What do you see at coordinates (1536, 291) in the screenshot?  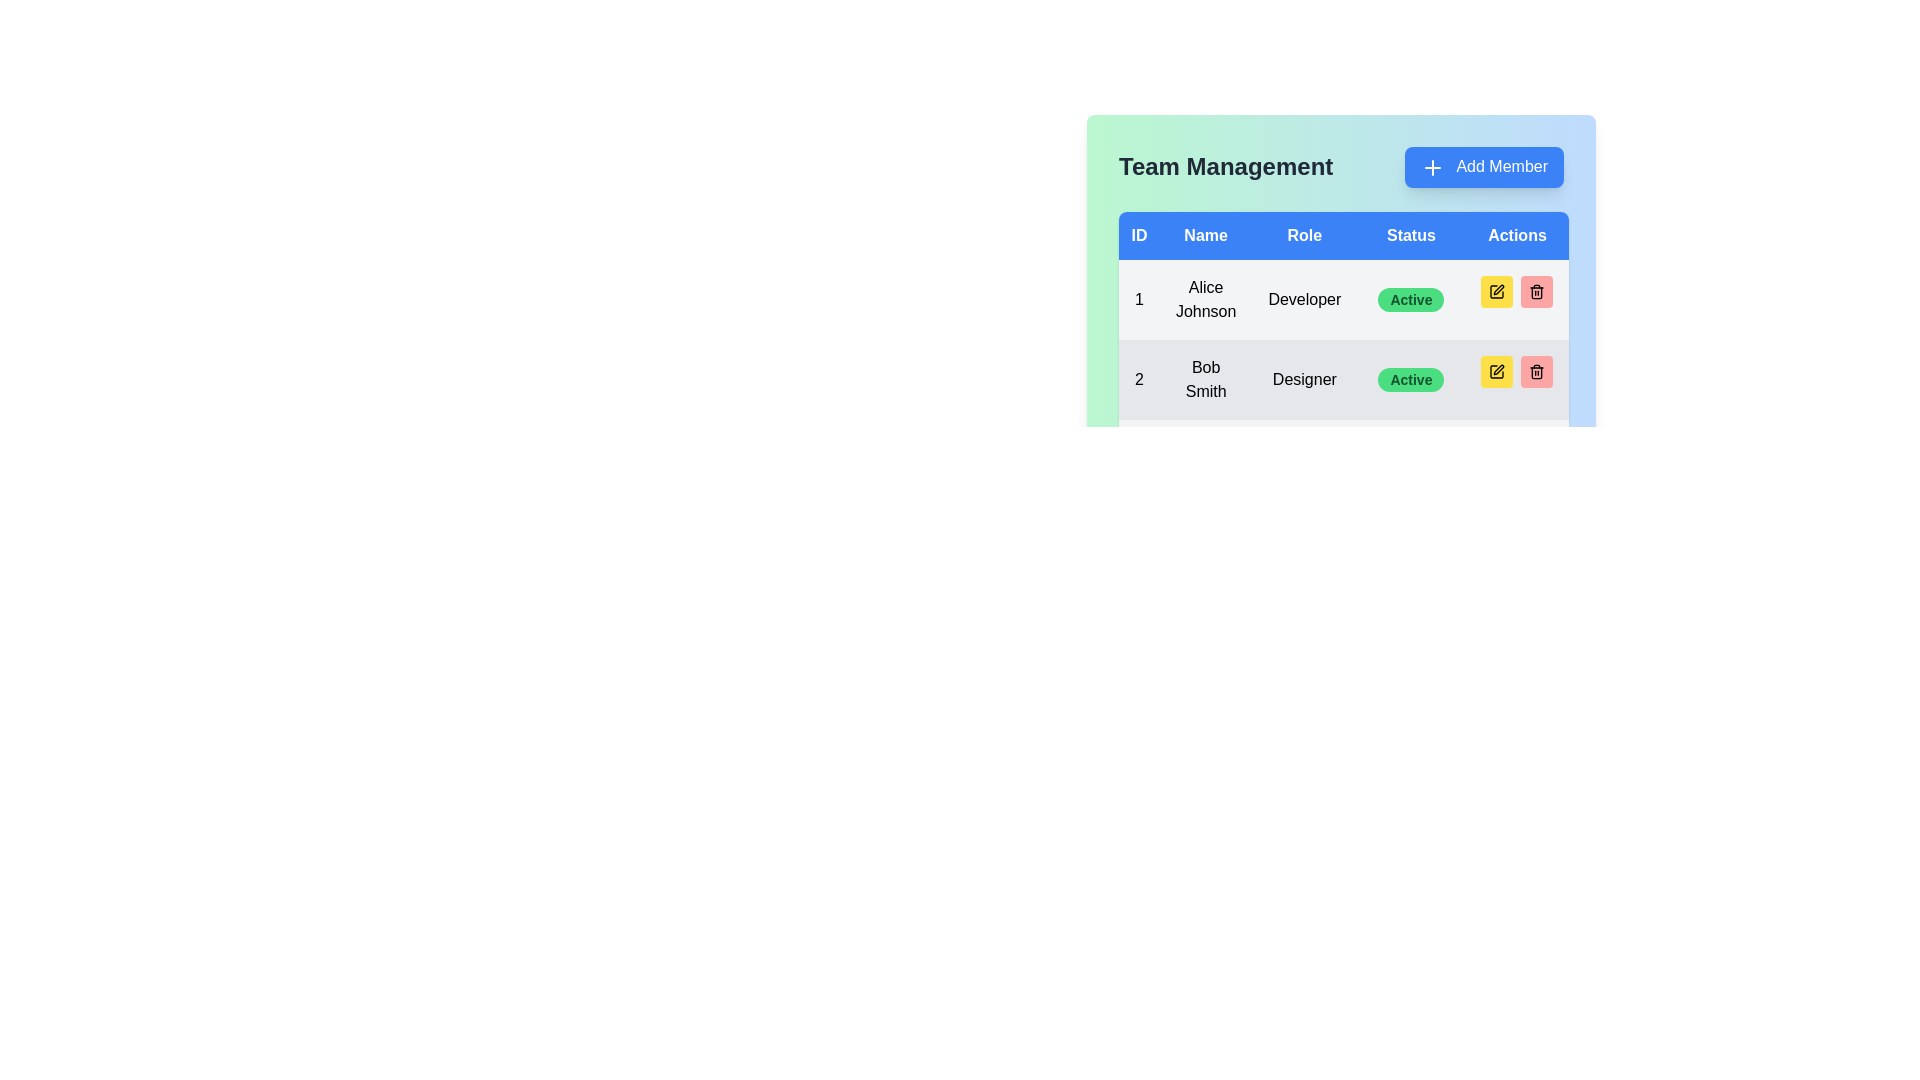 I see `the pink delete button with a trash bin icon located in the 'Actions' column of the second row of the table` at bounding box center [1536, 291].